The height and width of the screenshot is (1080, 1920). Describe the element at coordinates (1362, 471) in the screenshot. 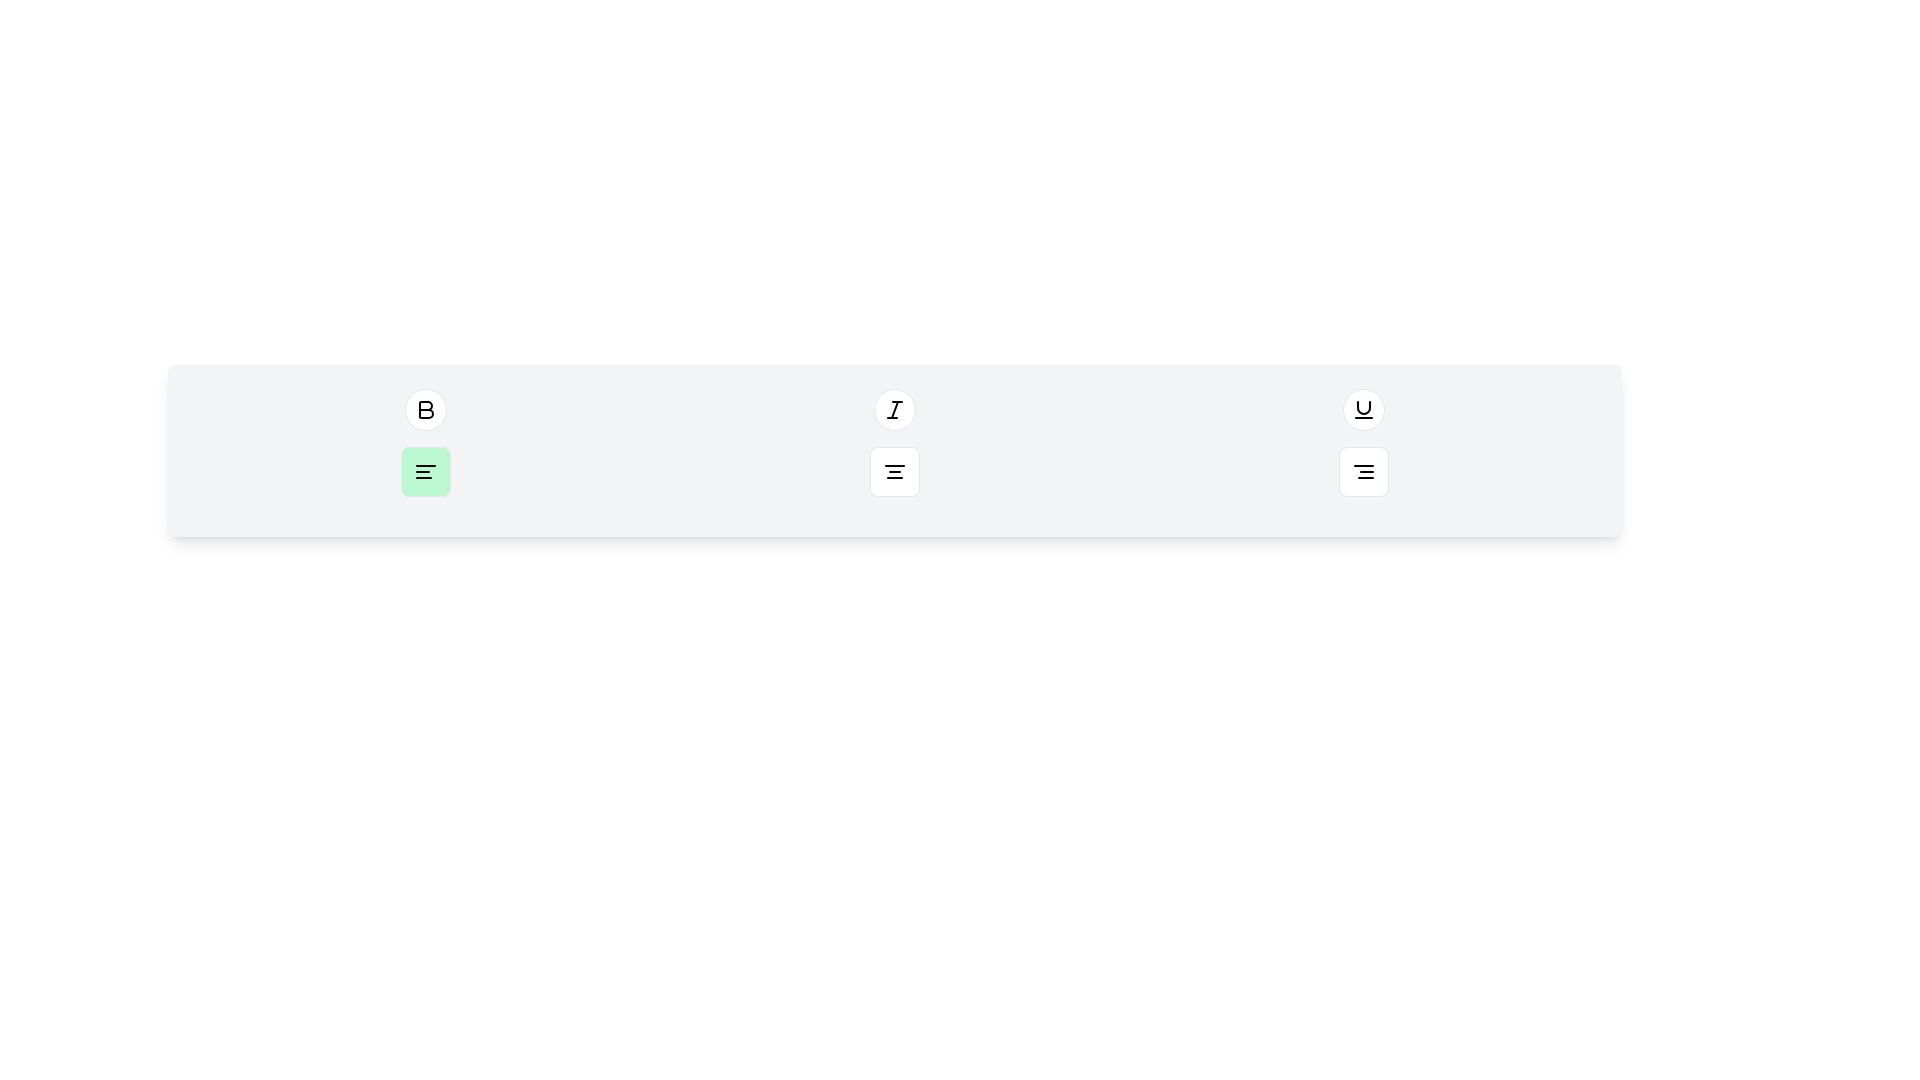

I see `the rightmost rounded square button with a white background and an icon of three horizontal lines` at that location.